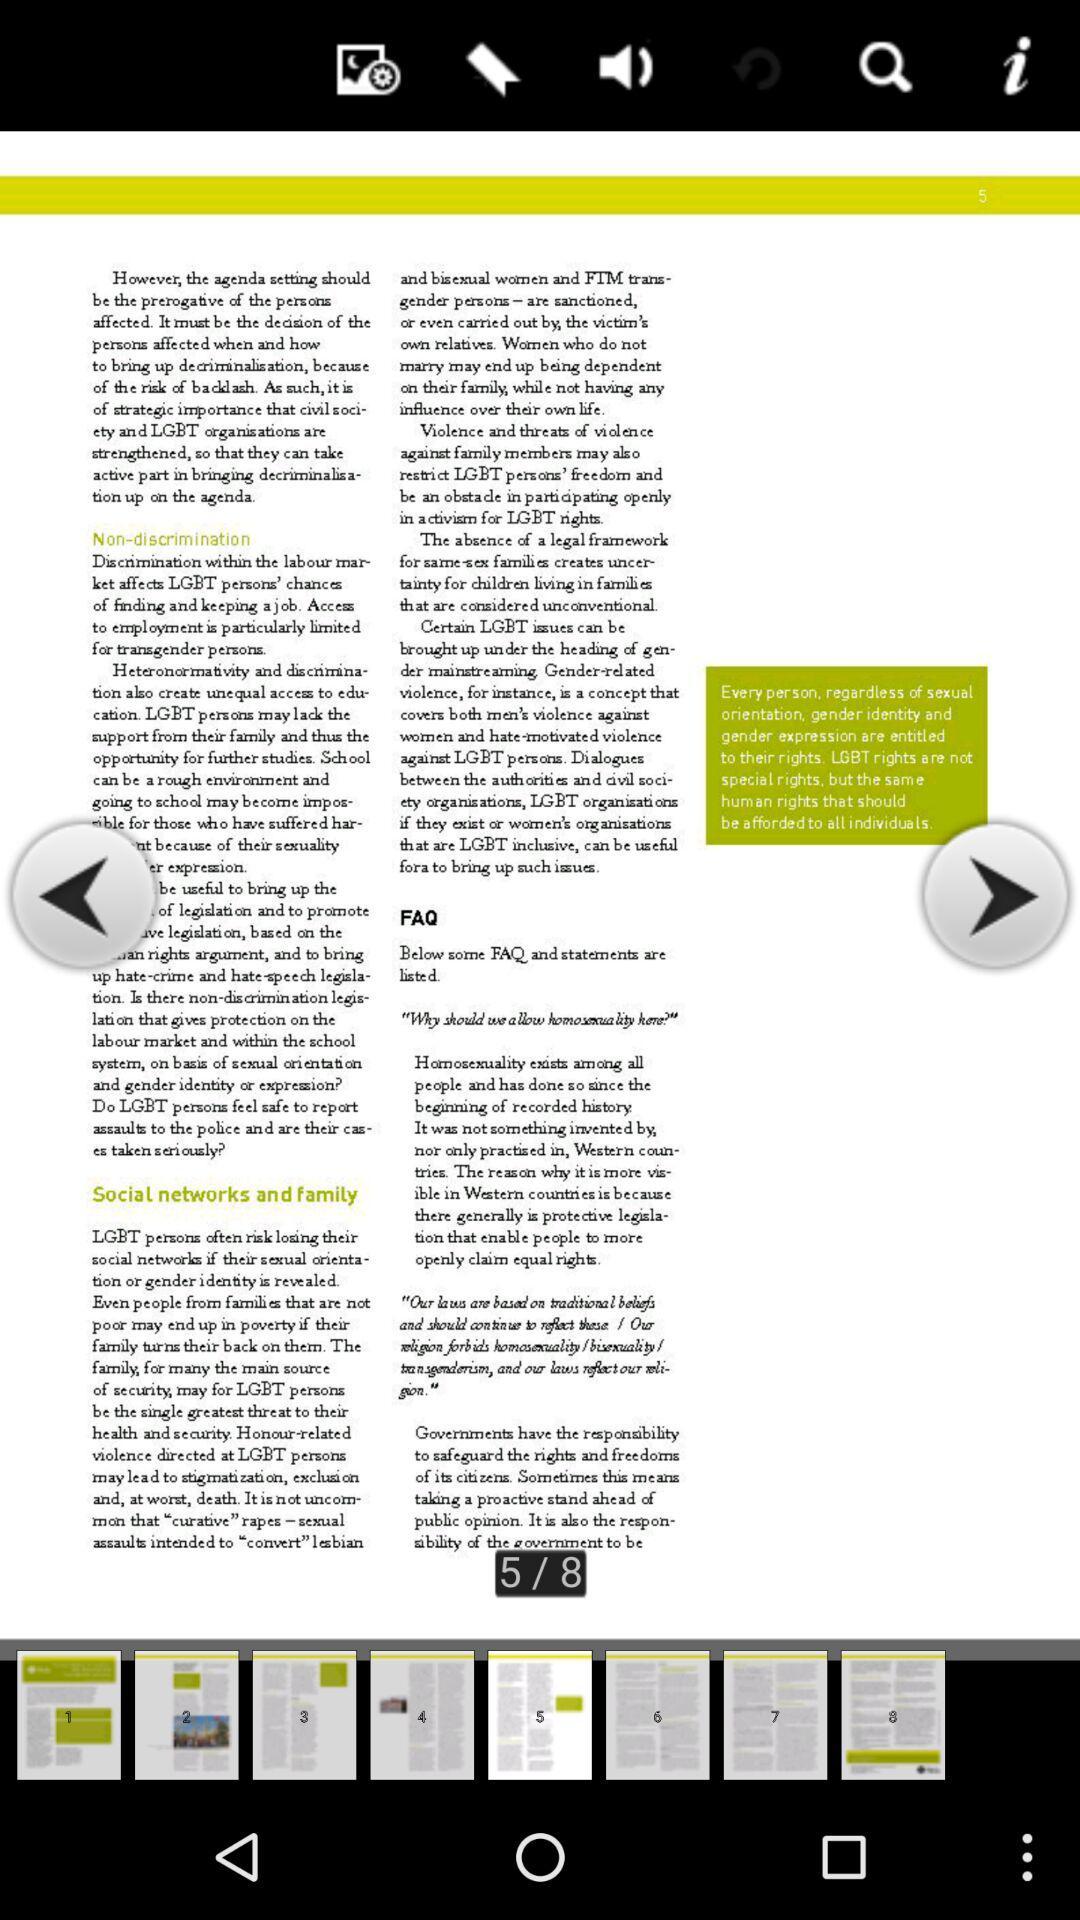  I want to click on 5 / 8 icon, so click(540, 1569).